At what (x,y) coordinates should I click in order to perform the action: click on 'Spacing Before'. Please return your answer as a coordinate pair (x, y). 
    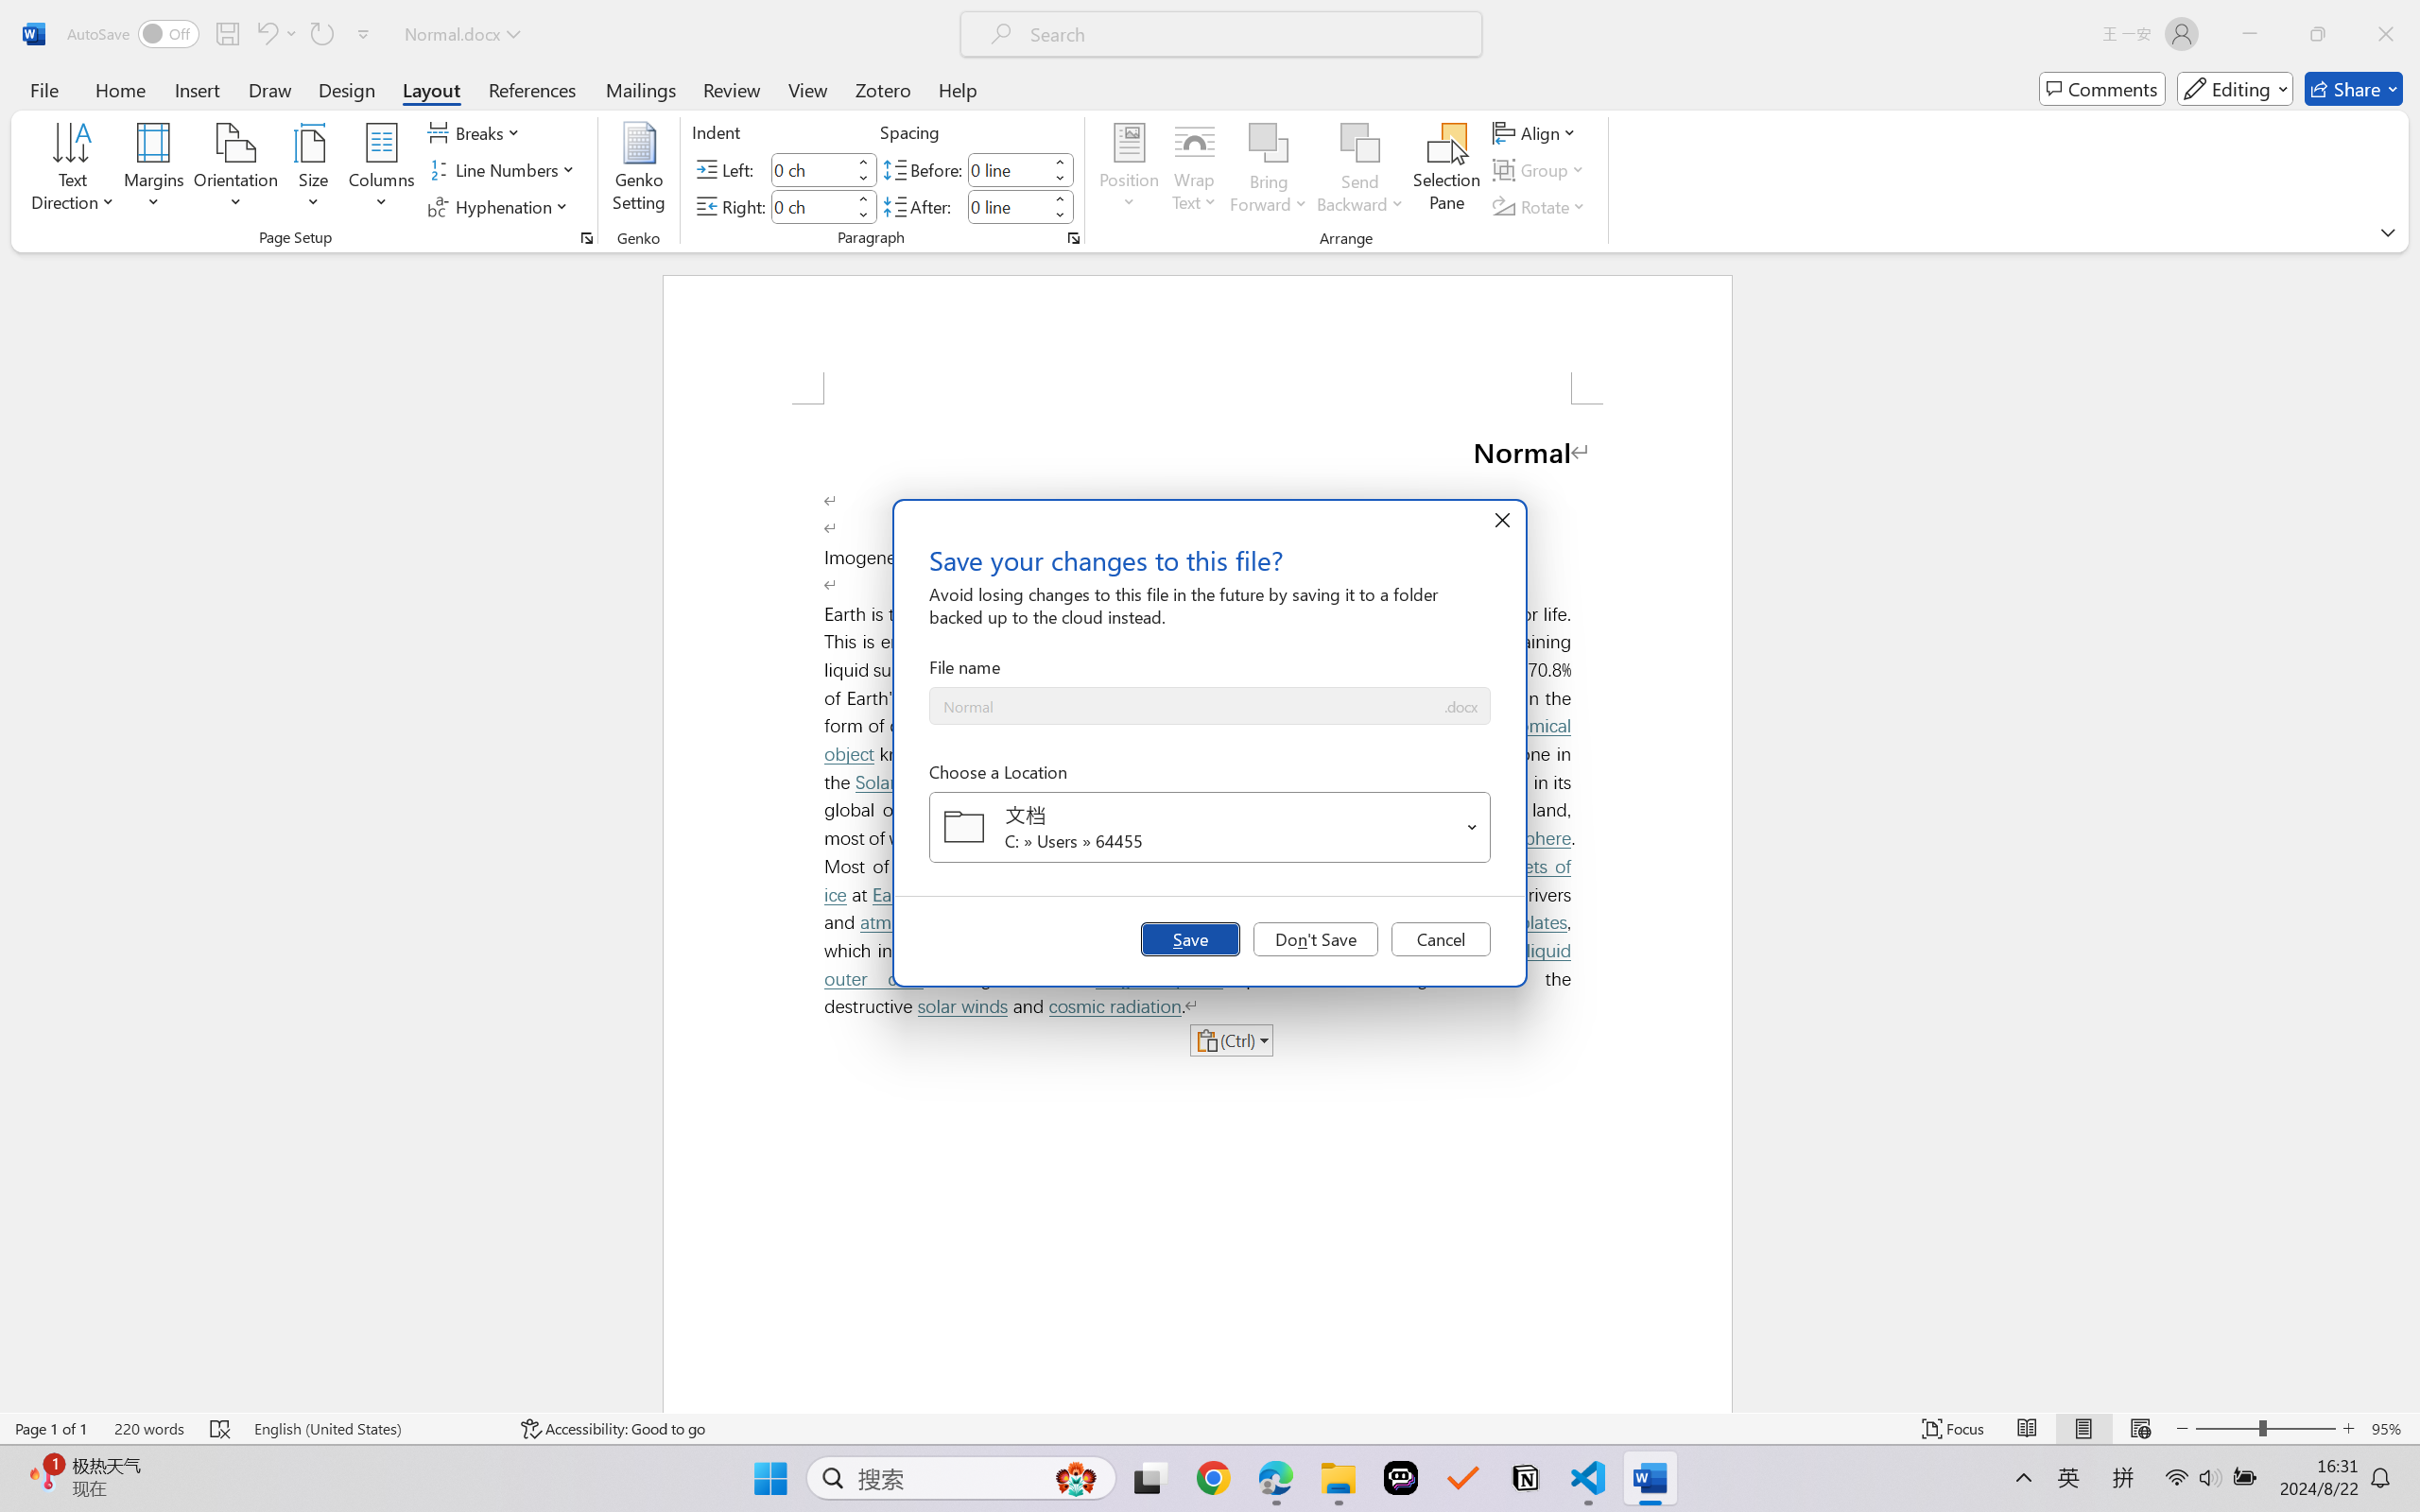
    Looking at the image, I should click on (1007, 168).